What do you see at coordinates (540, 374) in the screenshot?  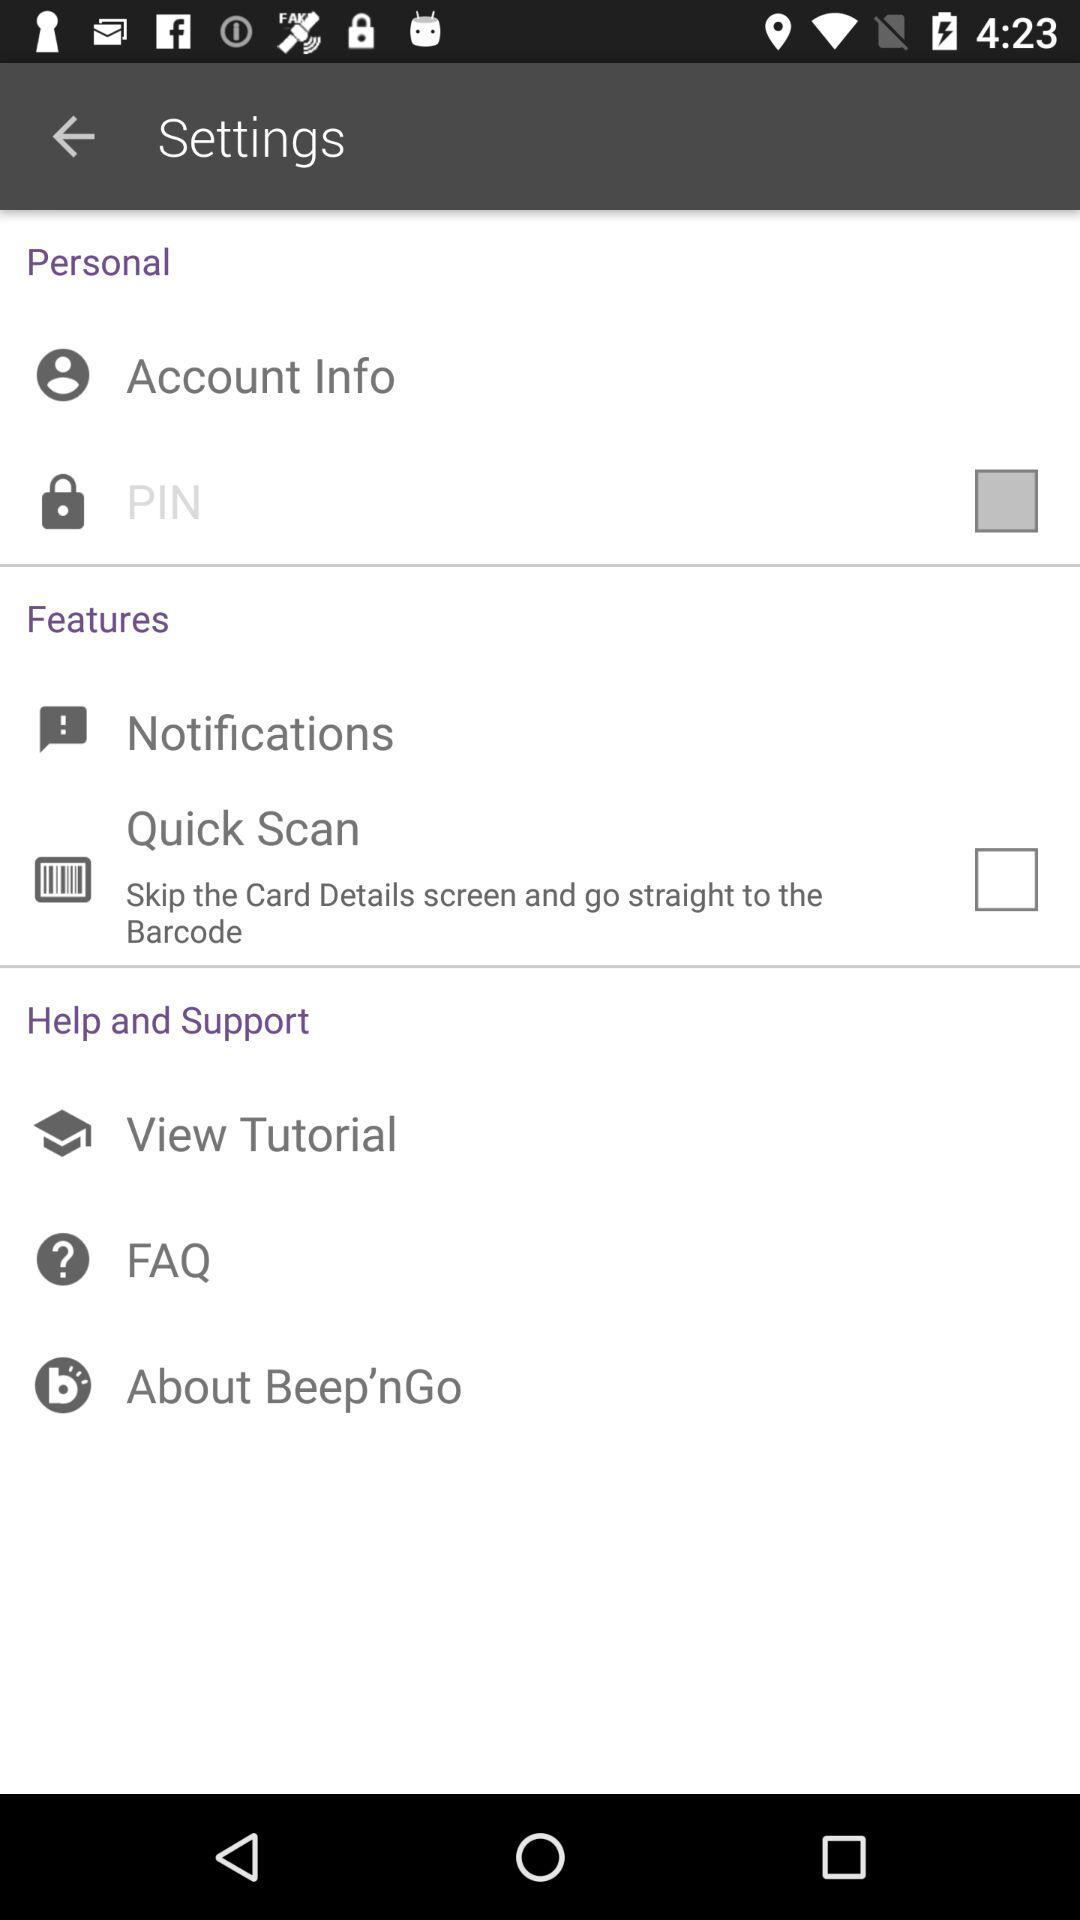 I see `icon below the personal item` at bounding box center [540, 374].